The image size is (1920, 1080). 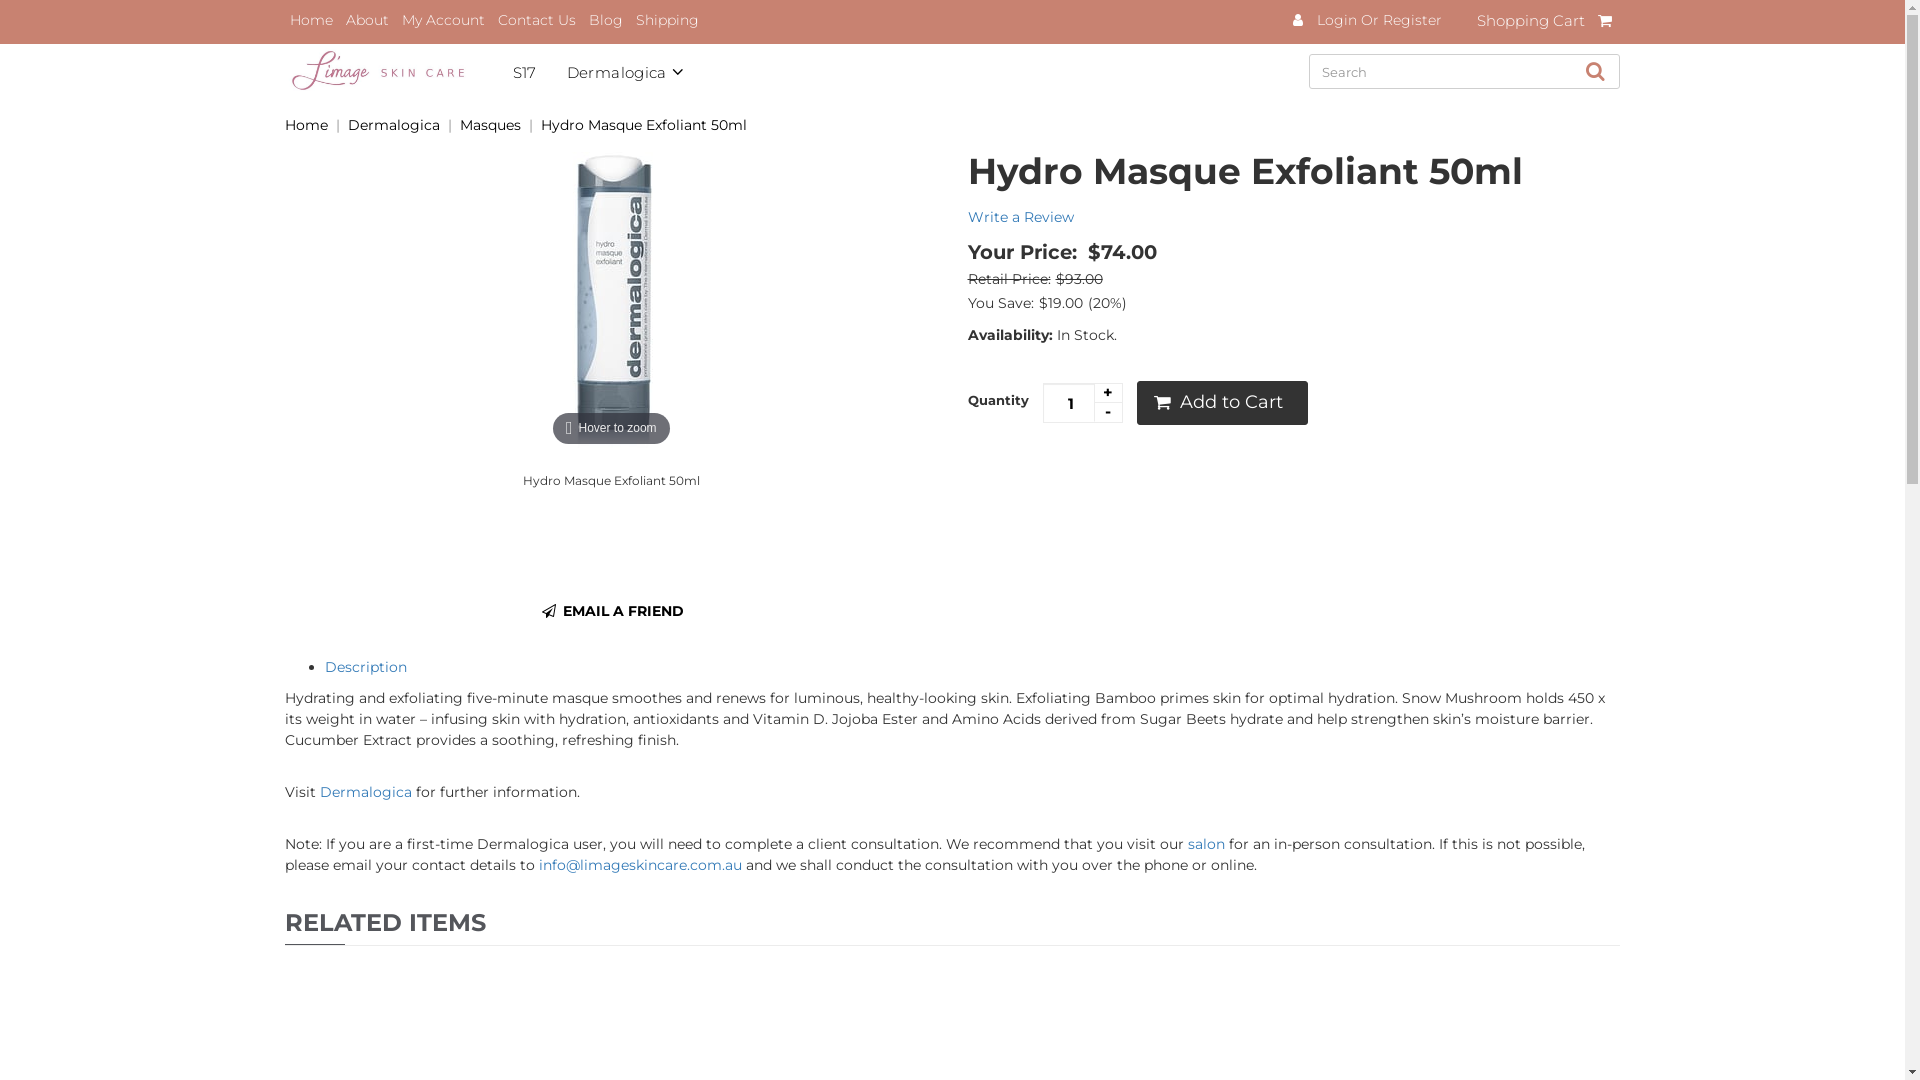 I want to click on 'Blog', so click(x=604, y=19).